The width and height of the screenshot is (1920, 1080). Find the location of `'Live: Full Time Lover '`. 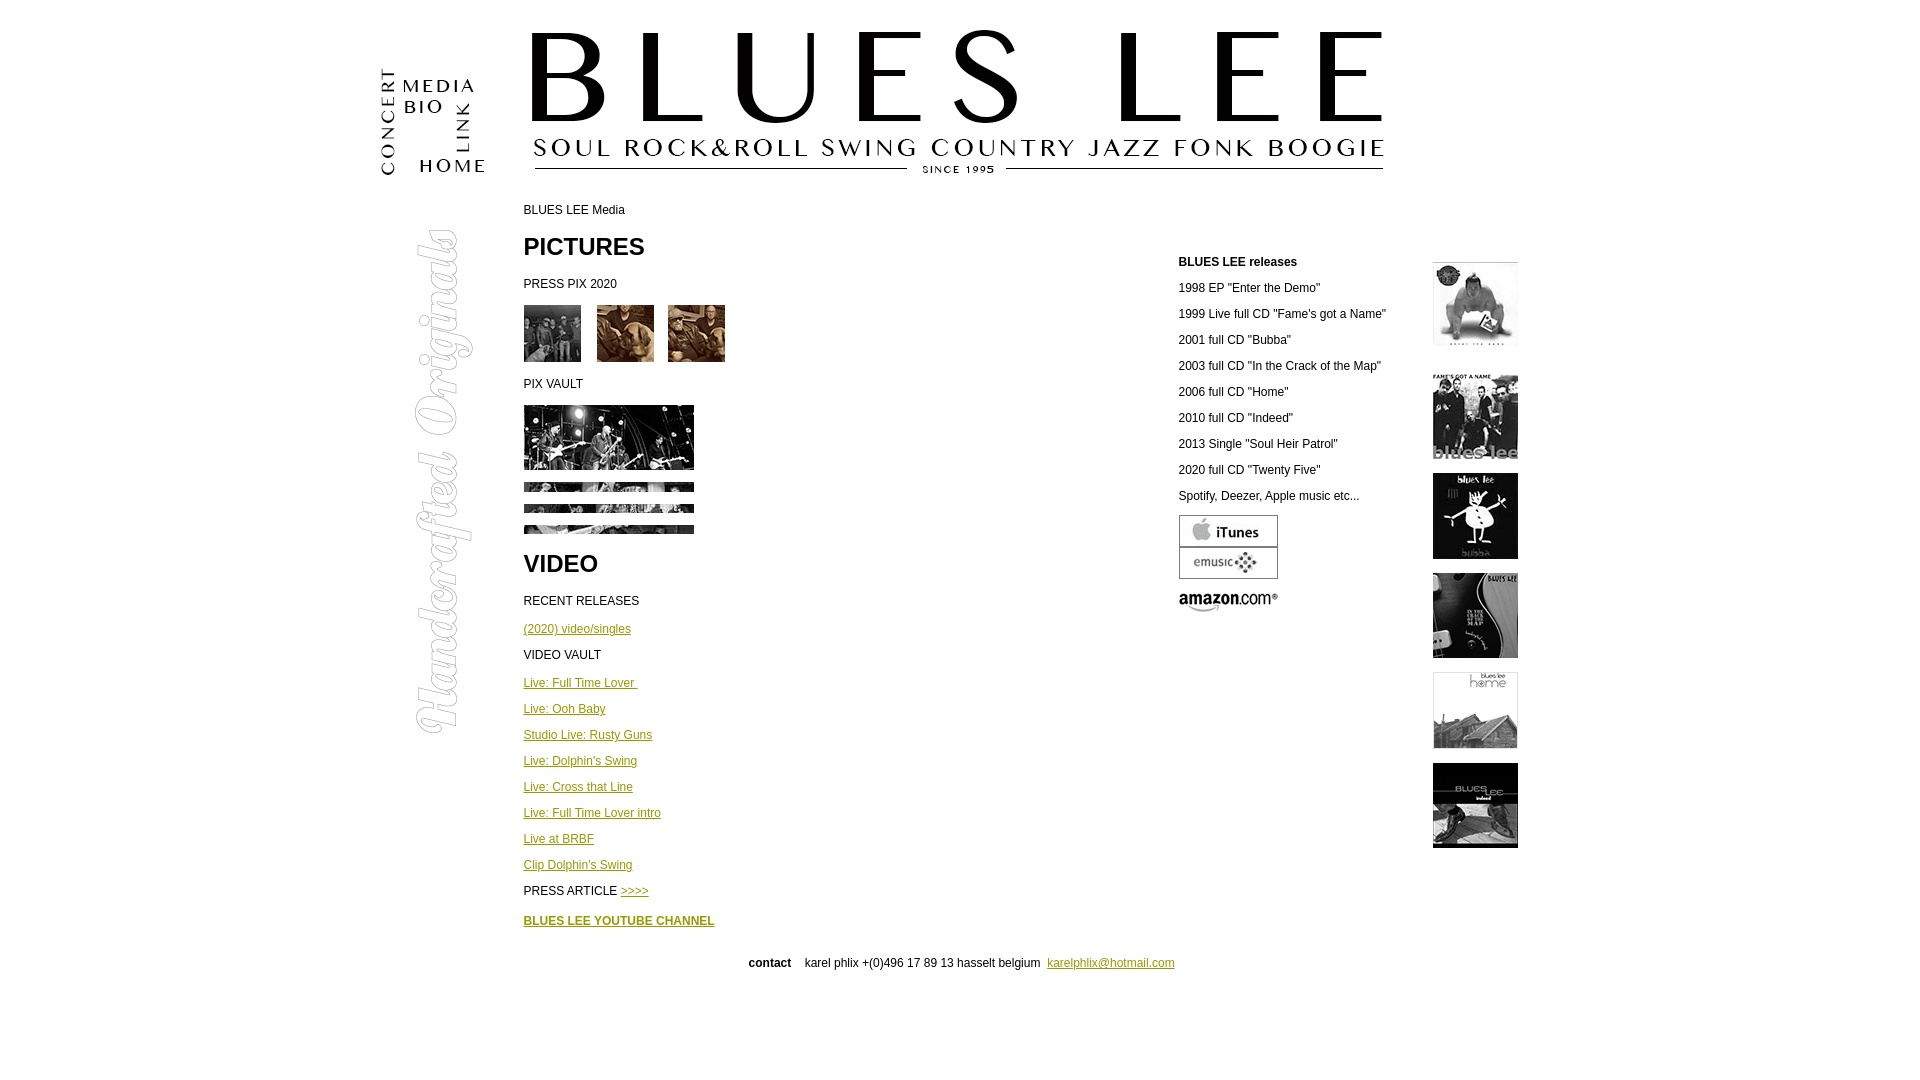

'Live: Full Time Lover ' is located at coordinates (579, 681).